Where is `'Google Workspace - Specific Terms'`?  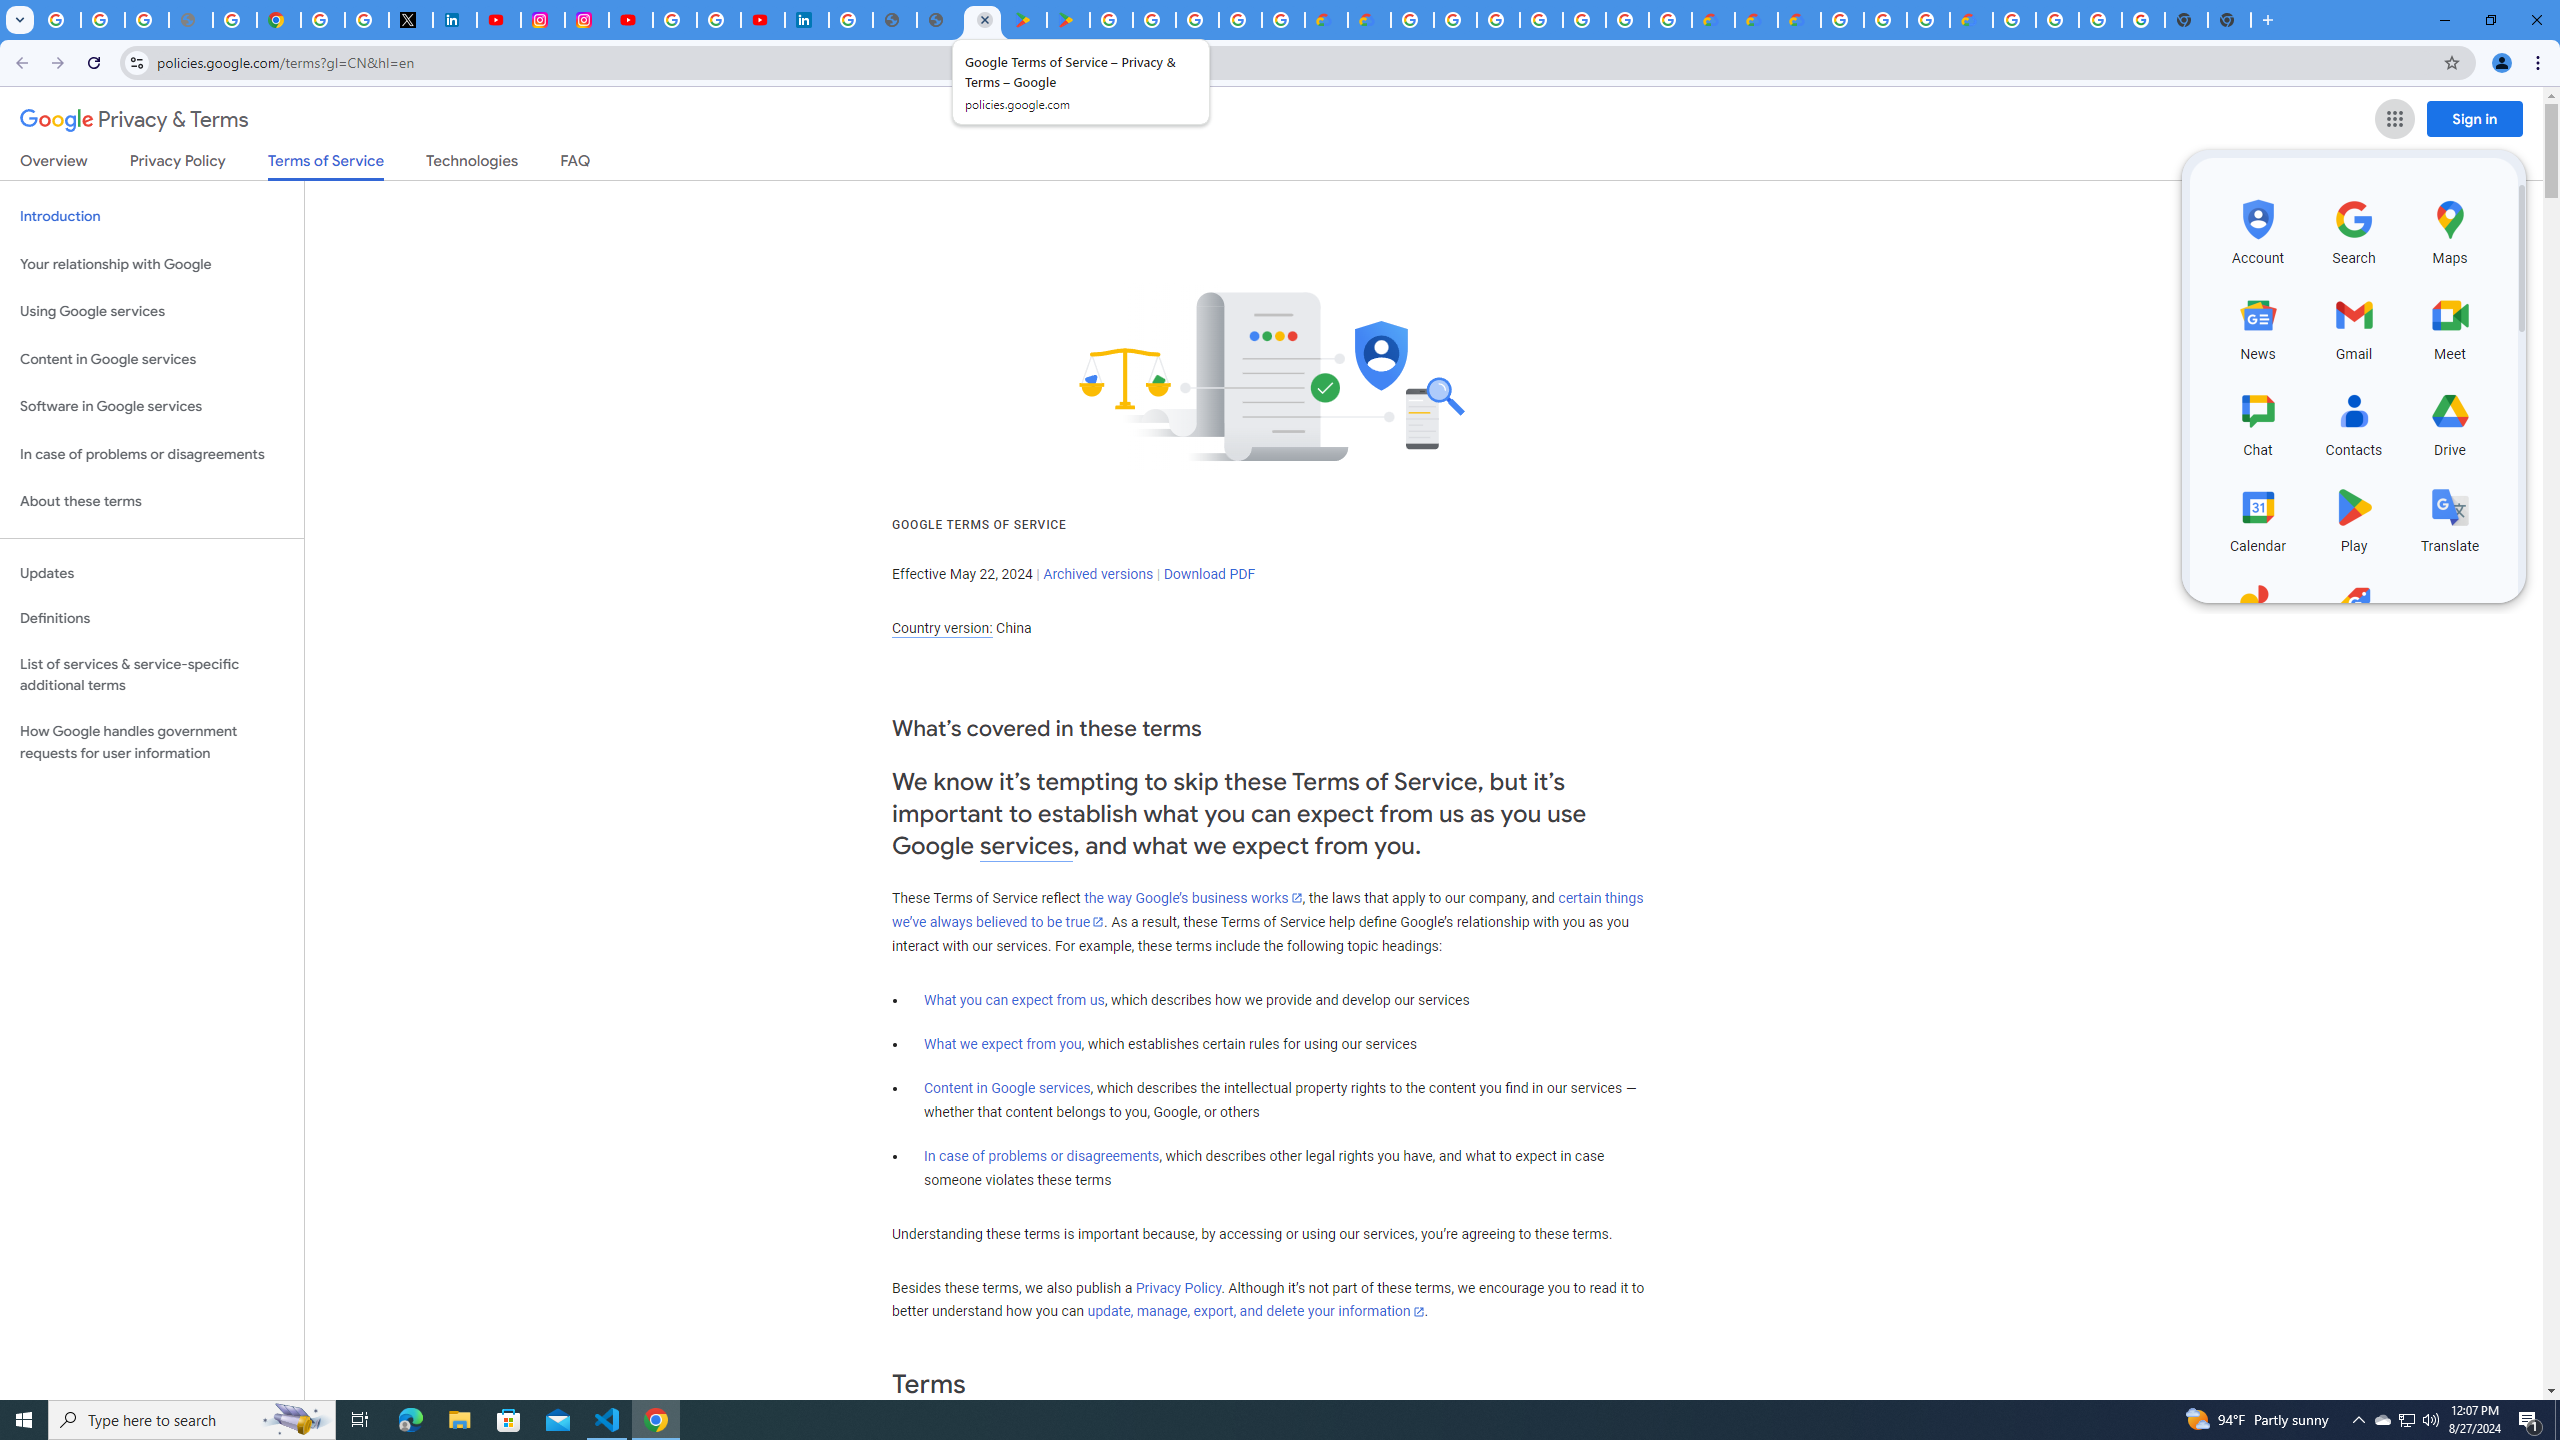 'Google Workspace - Specific Terms' is located at coordinates (1281, 19).